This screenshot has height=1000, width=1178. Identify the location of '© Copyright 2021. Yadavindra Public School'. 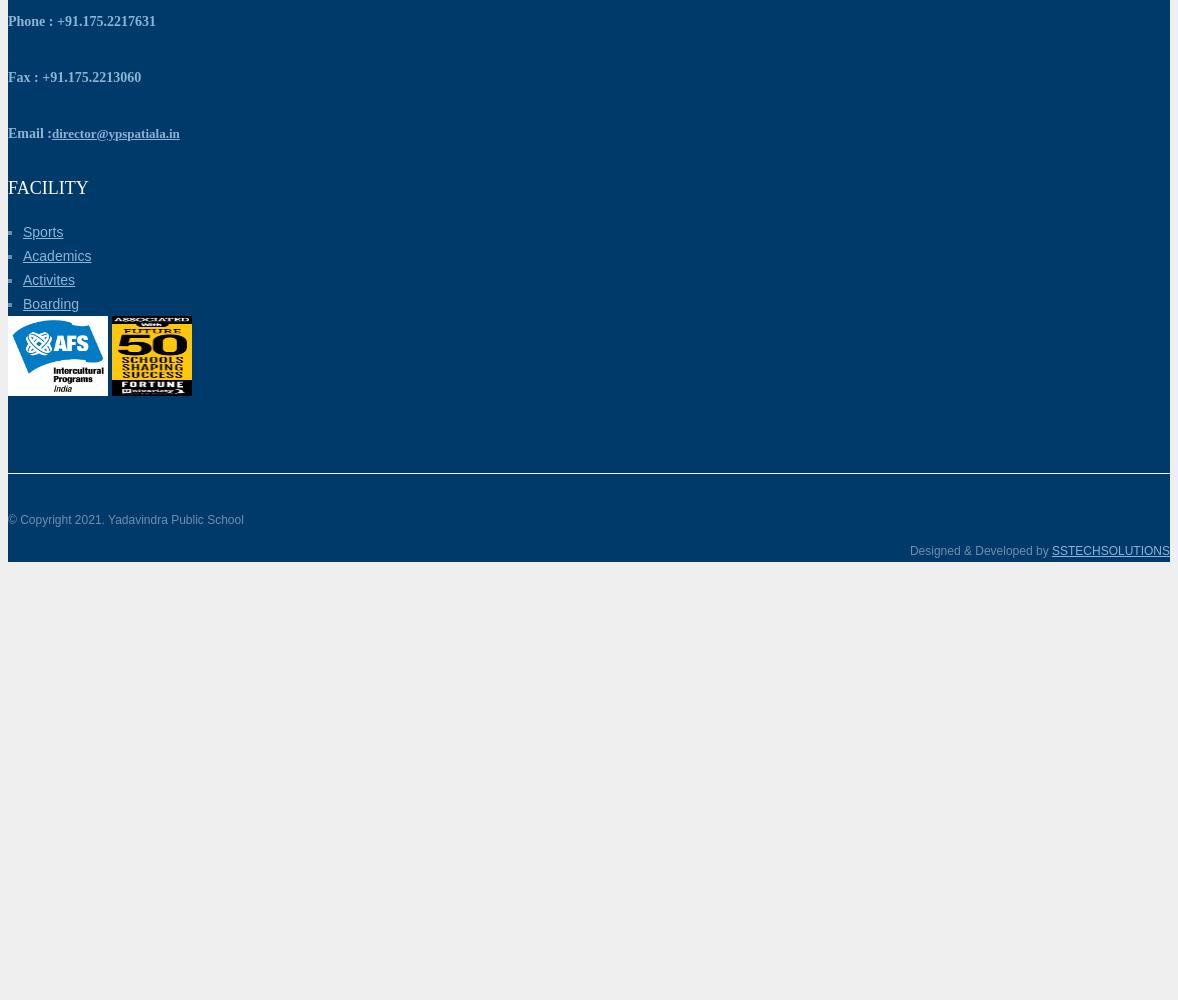
(124, 520).